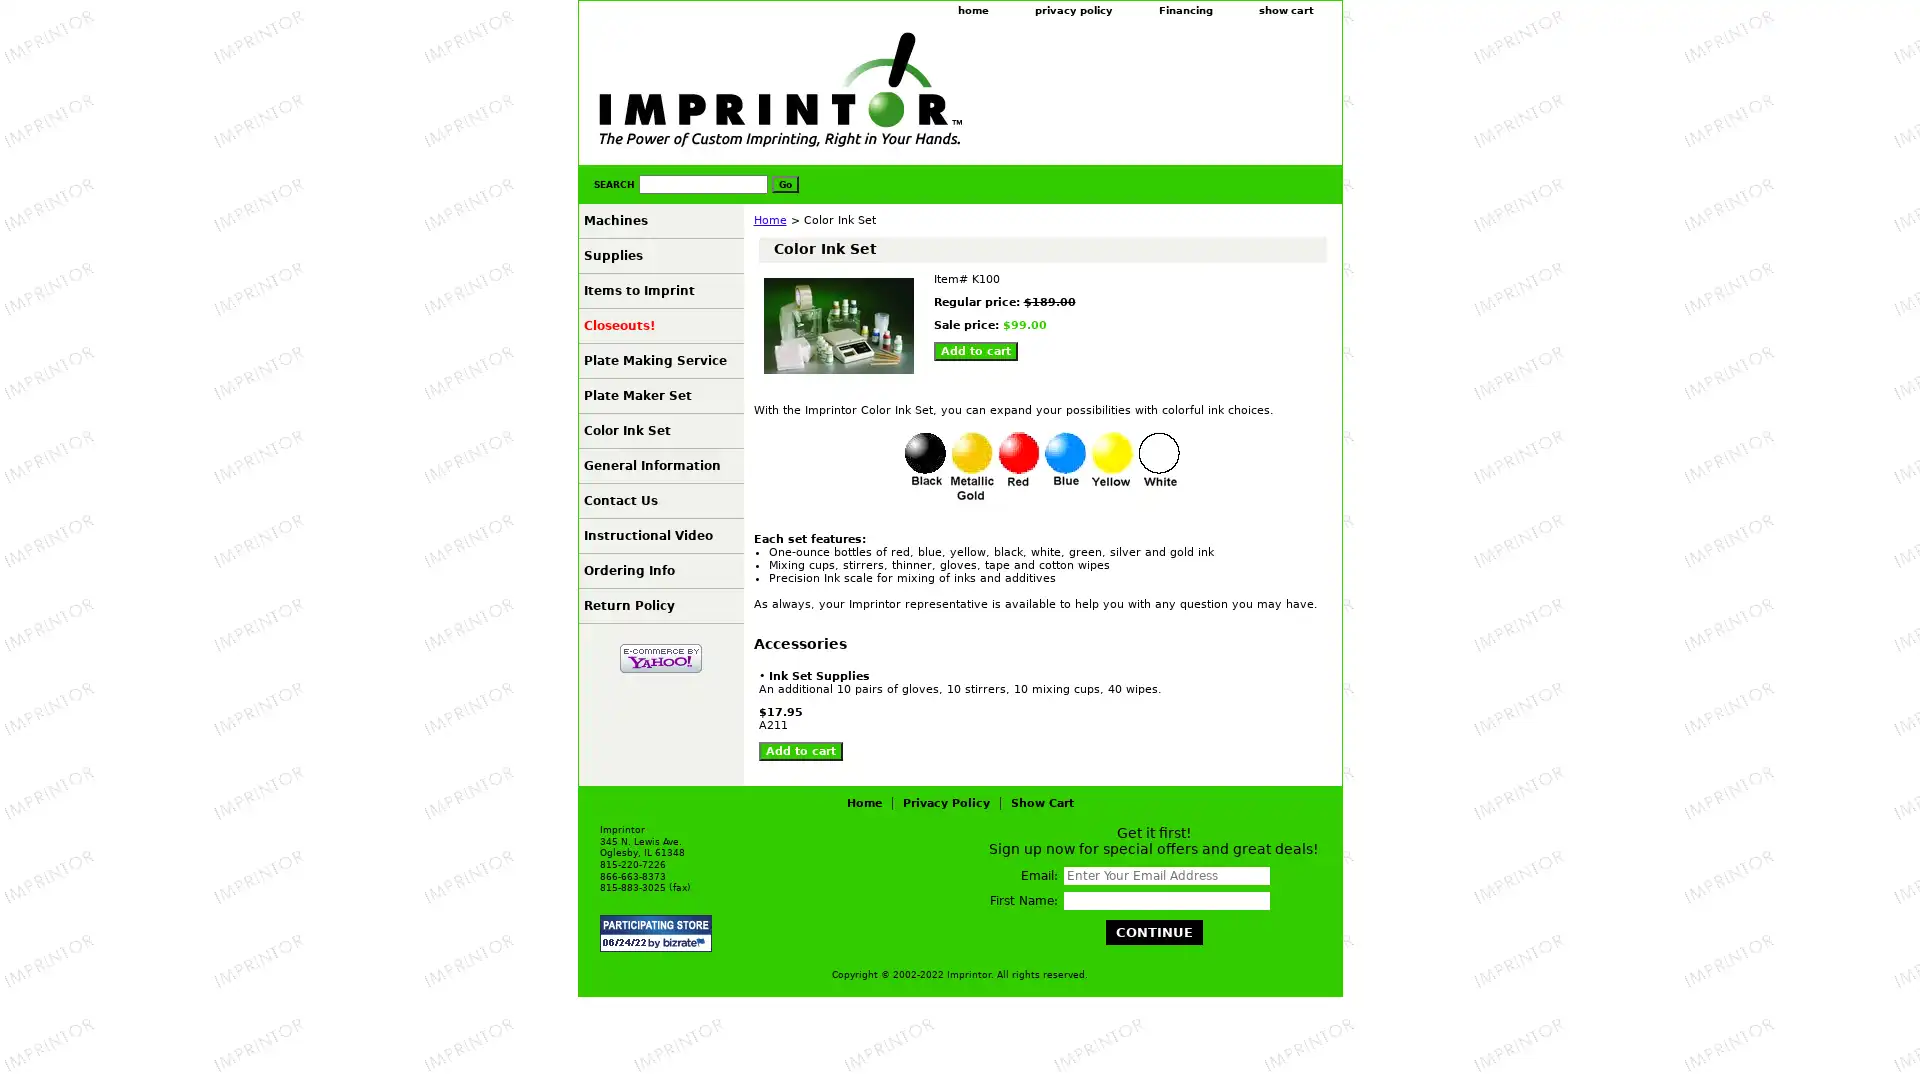 Image resolution: width=1920 pixels, height=1080 pixels. I want to click on Add to cart, so click(974, 350).